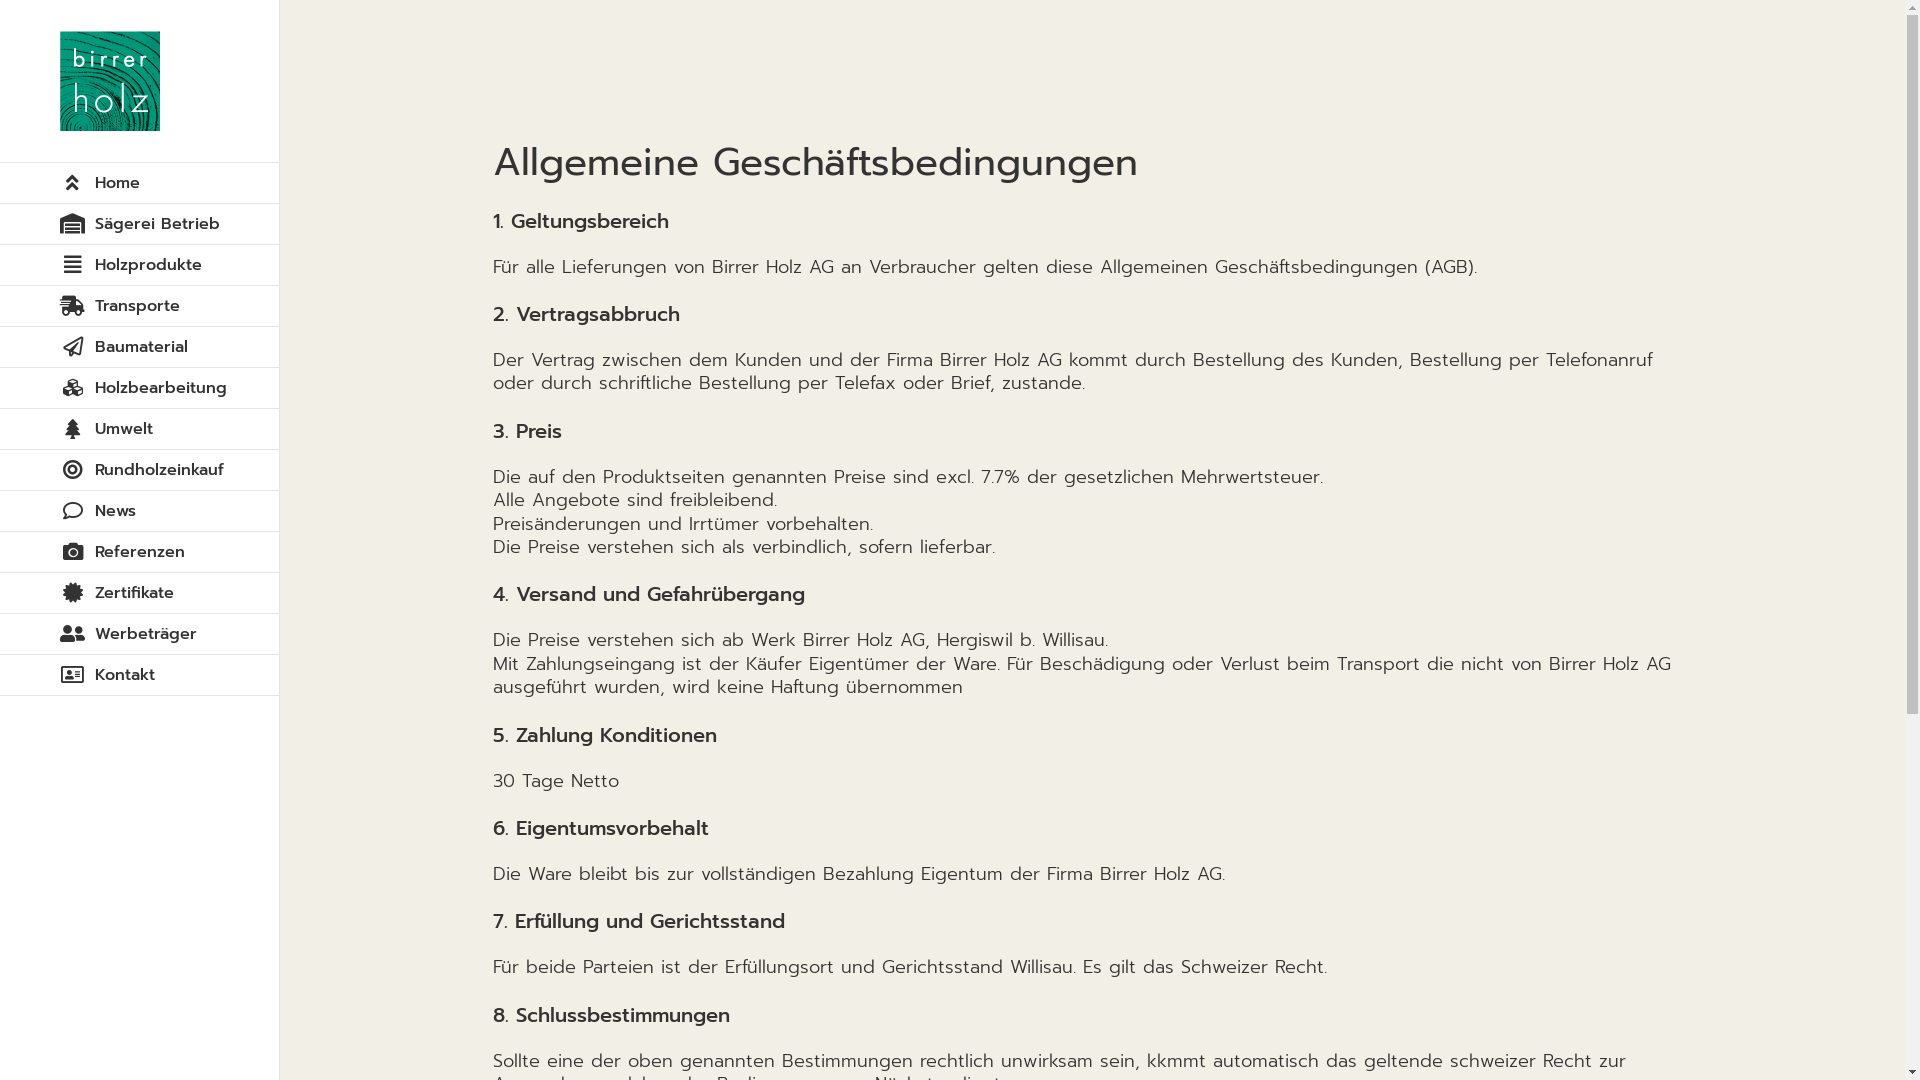 This screenshot has width=1920, height=1080. Describe the element at coordinates (138, 552) in the screenshot. I see `'Referenzen'` at that location.